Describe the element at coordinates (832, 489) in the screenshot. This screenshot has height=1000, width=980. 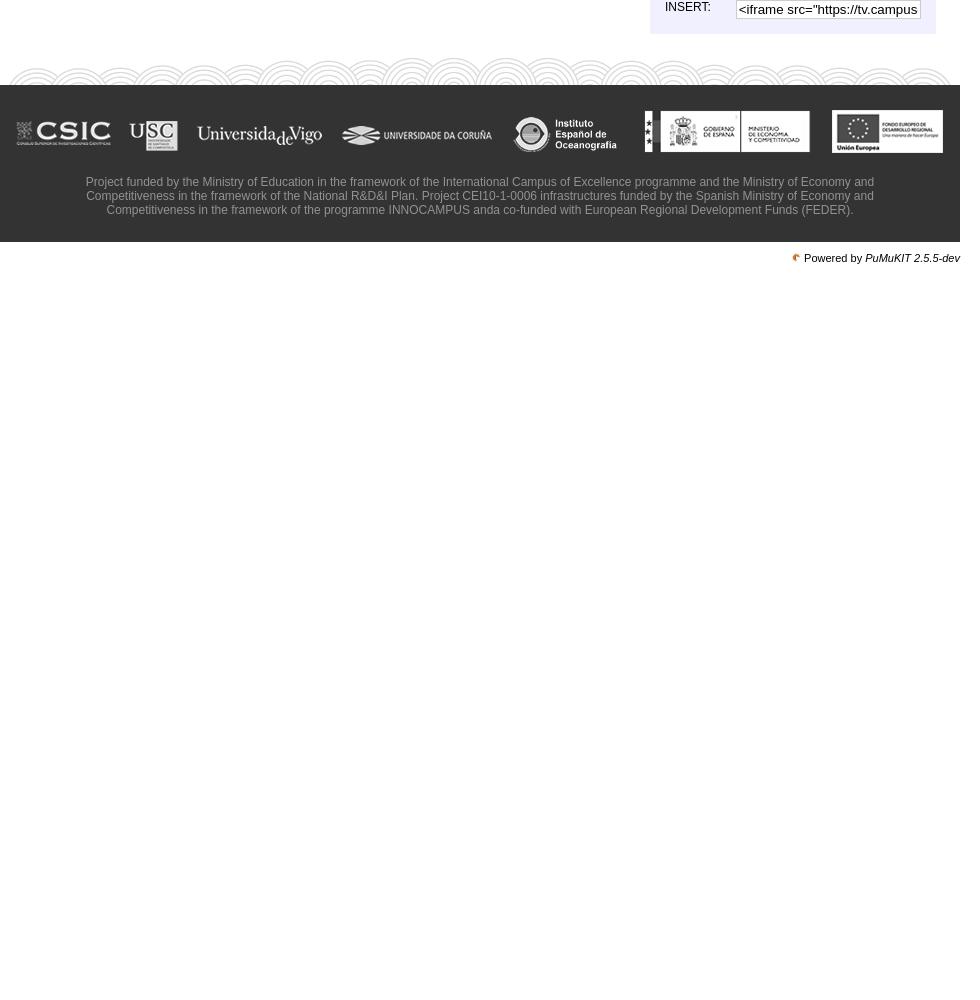
I see `'Francisco Chávez presentation'` at that location.